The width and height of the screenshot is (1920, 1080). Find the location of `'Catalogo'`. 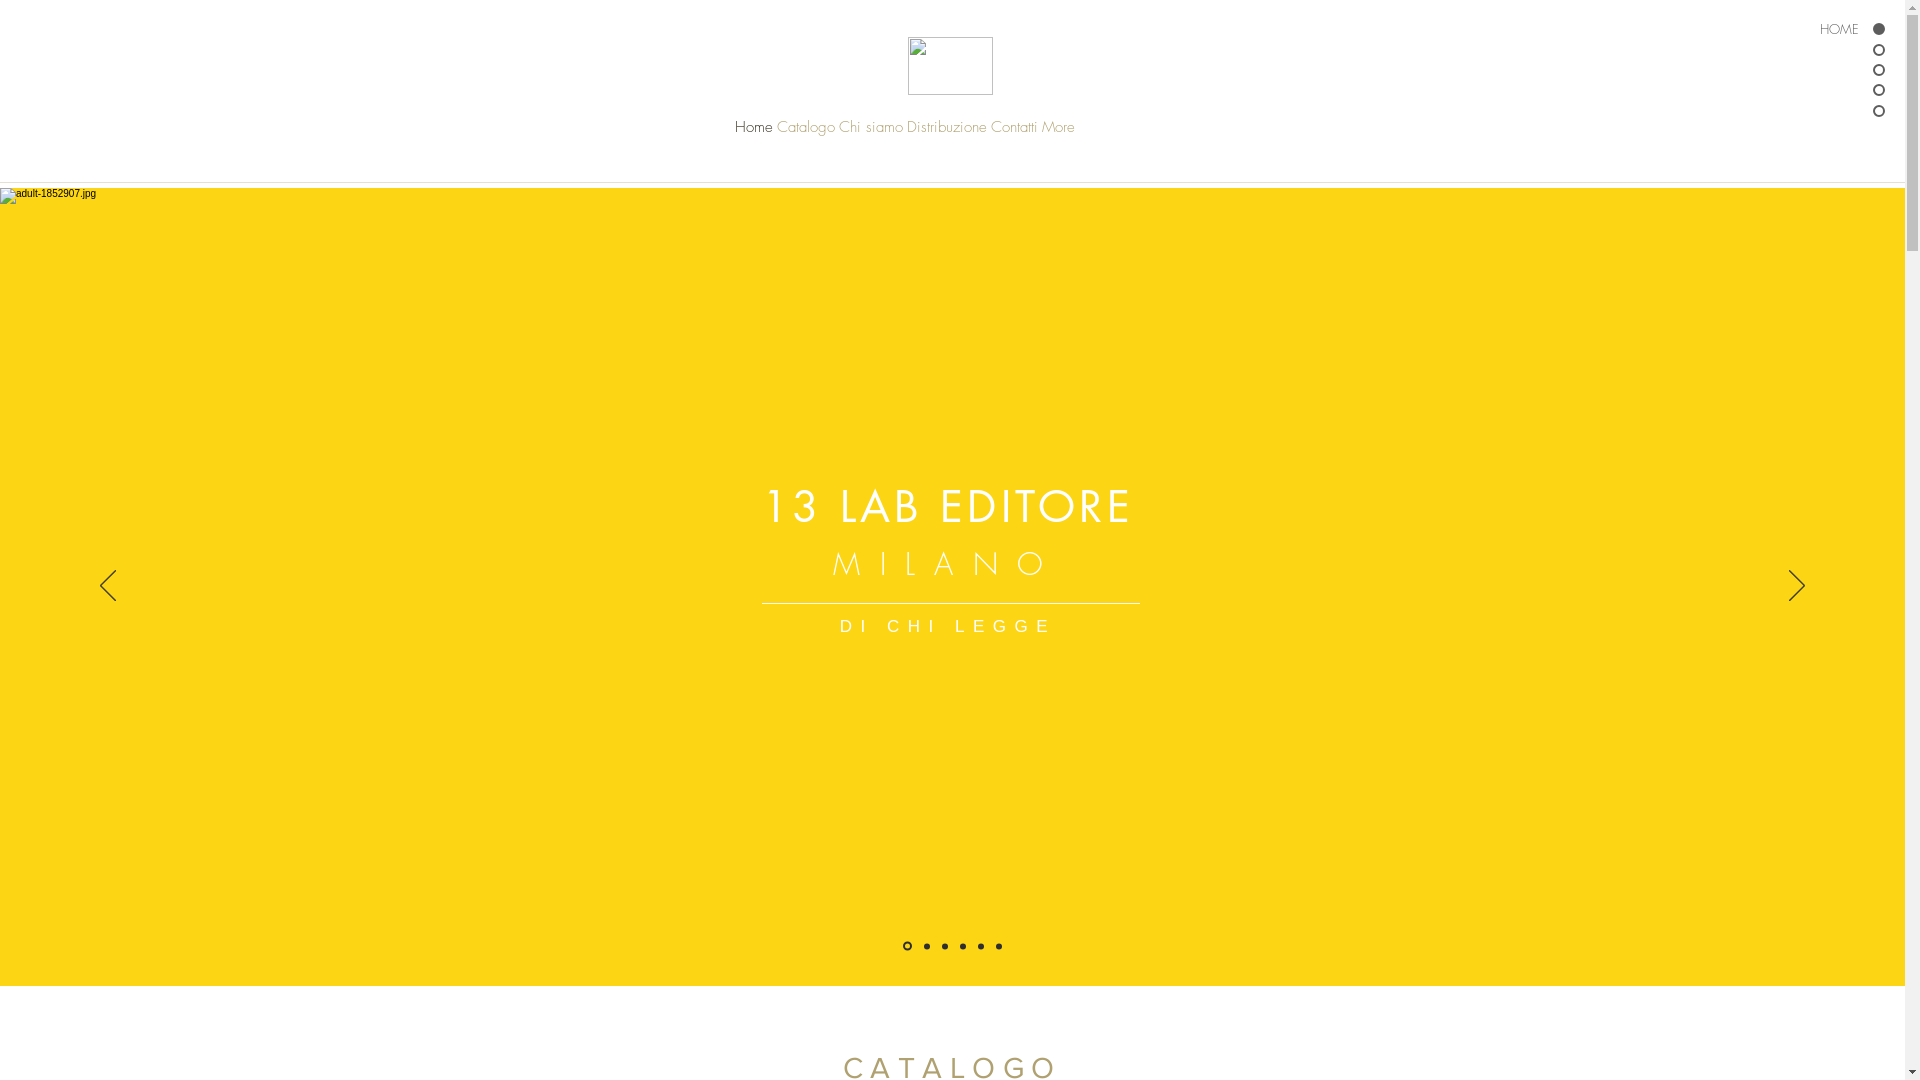

'Catalogo' is located at coordinates (775, 132).